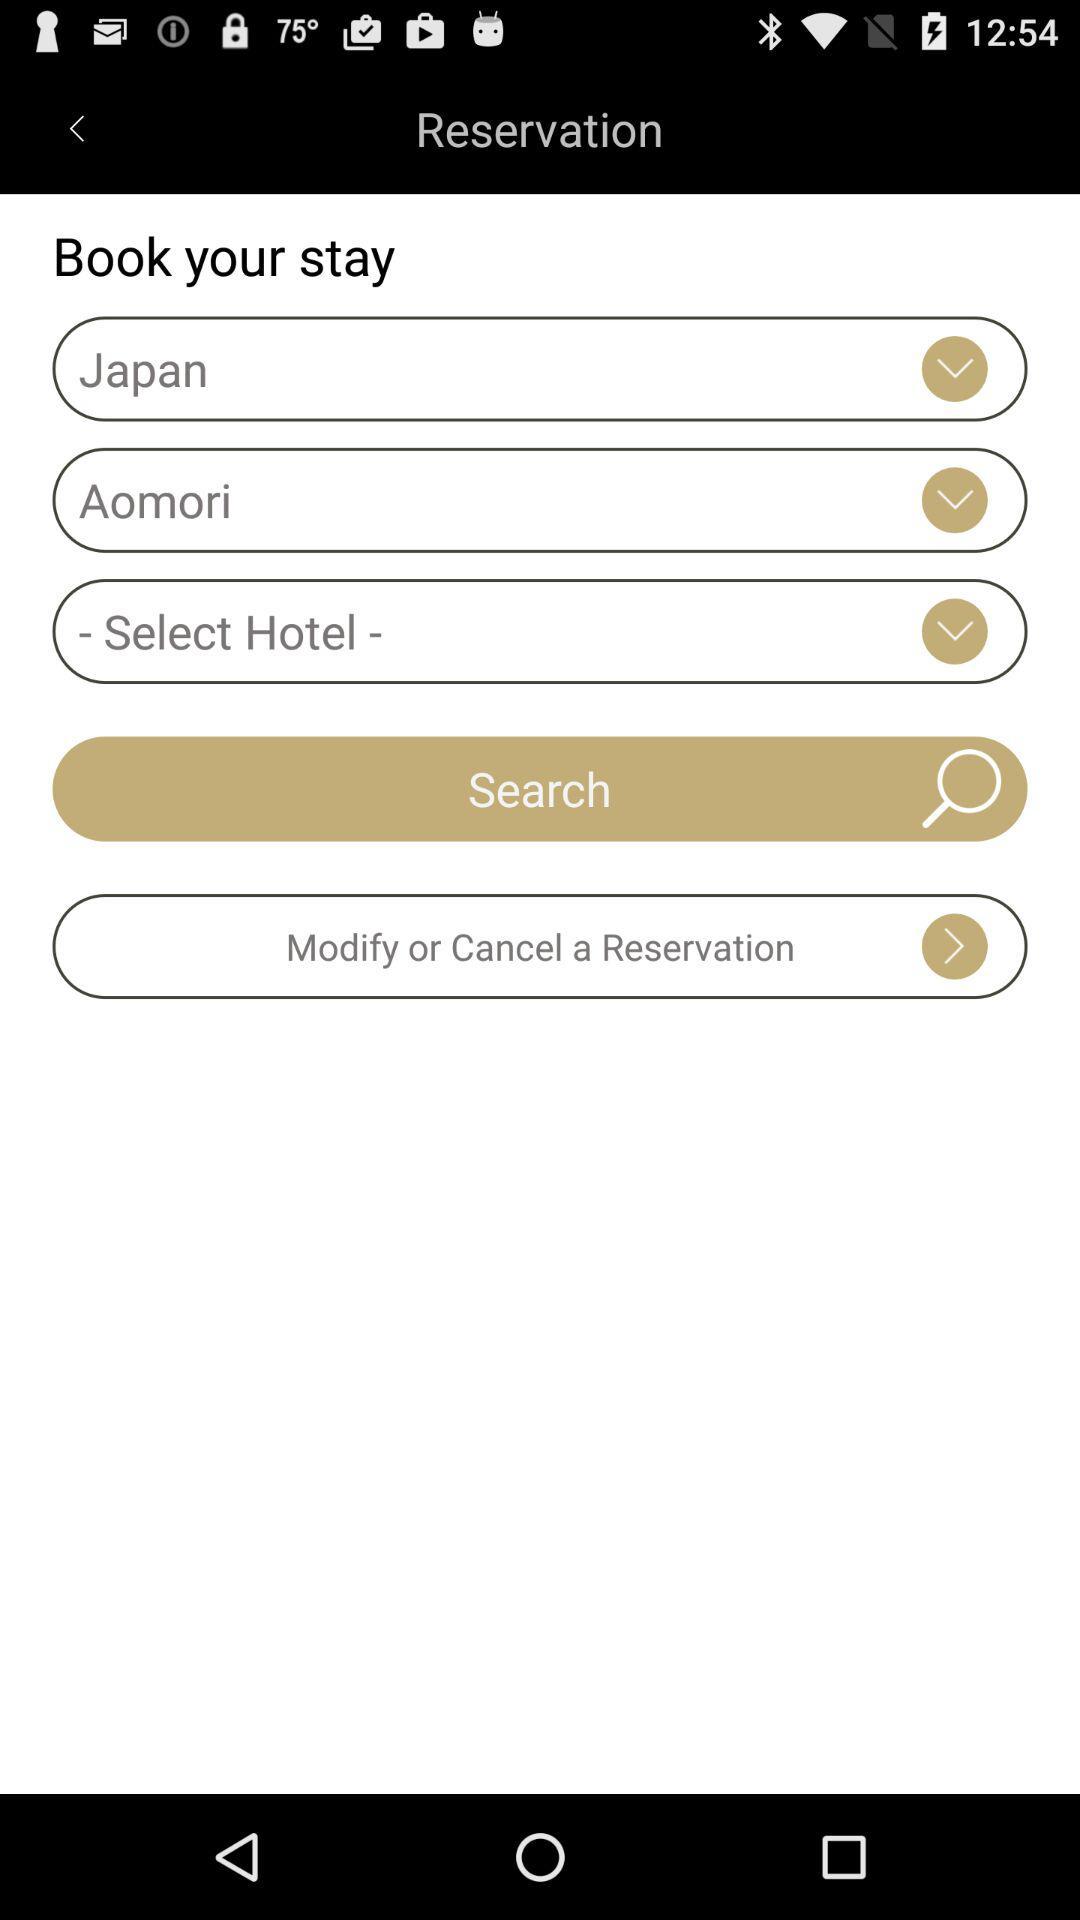  I want to click on icon above modify or cancel icon, so click(540, 787).